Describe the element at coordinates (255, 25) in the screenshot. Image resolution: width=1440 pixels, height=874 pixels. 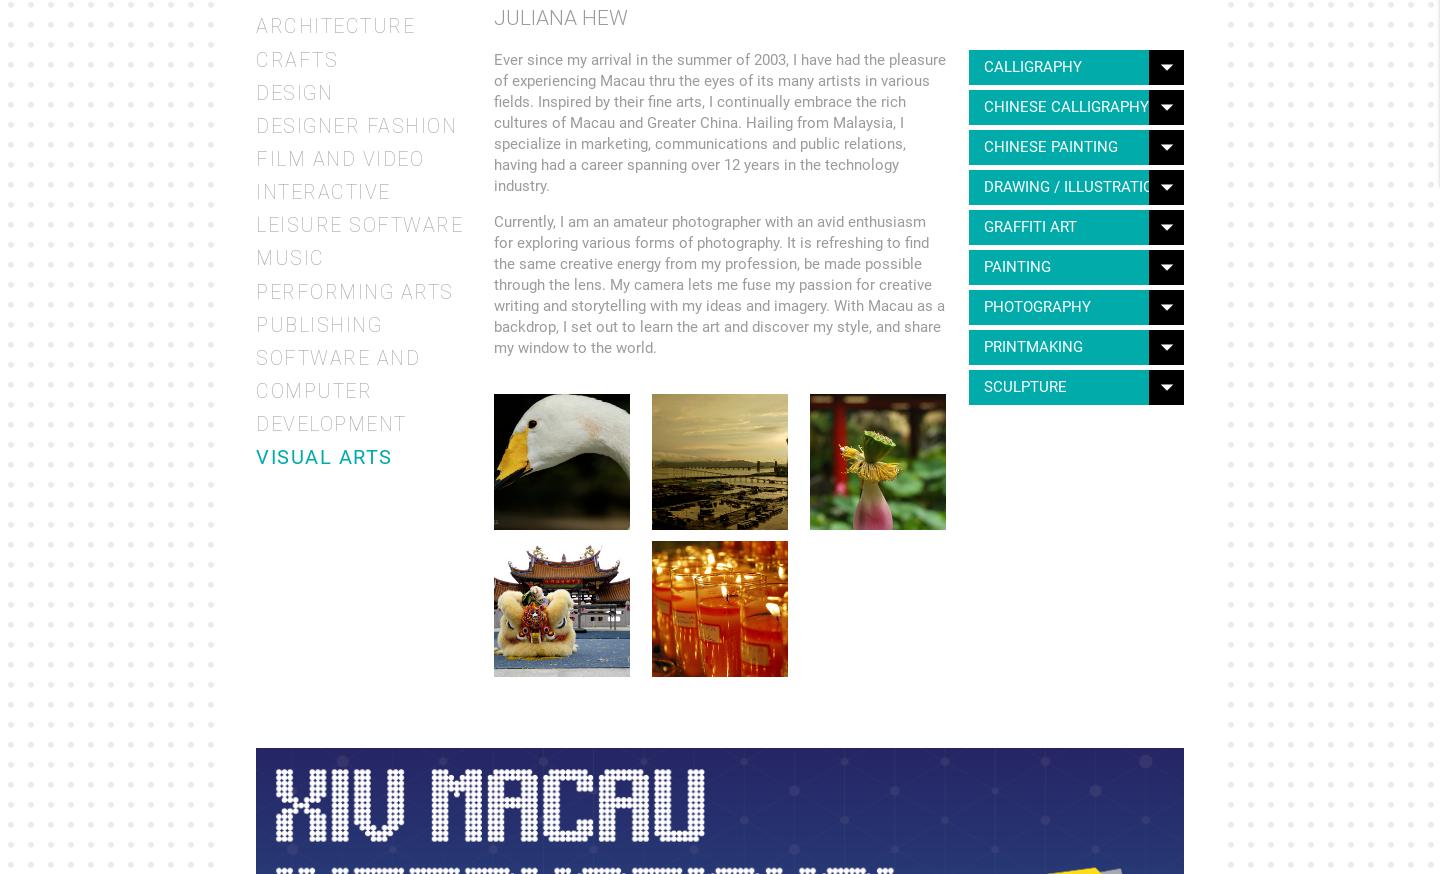
I see `'Architecture'` at that location.